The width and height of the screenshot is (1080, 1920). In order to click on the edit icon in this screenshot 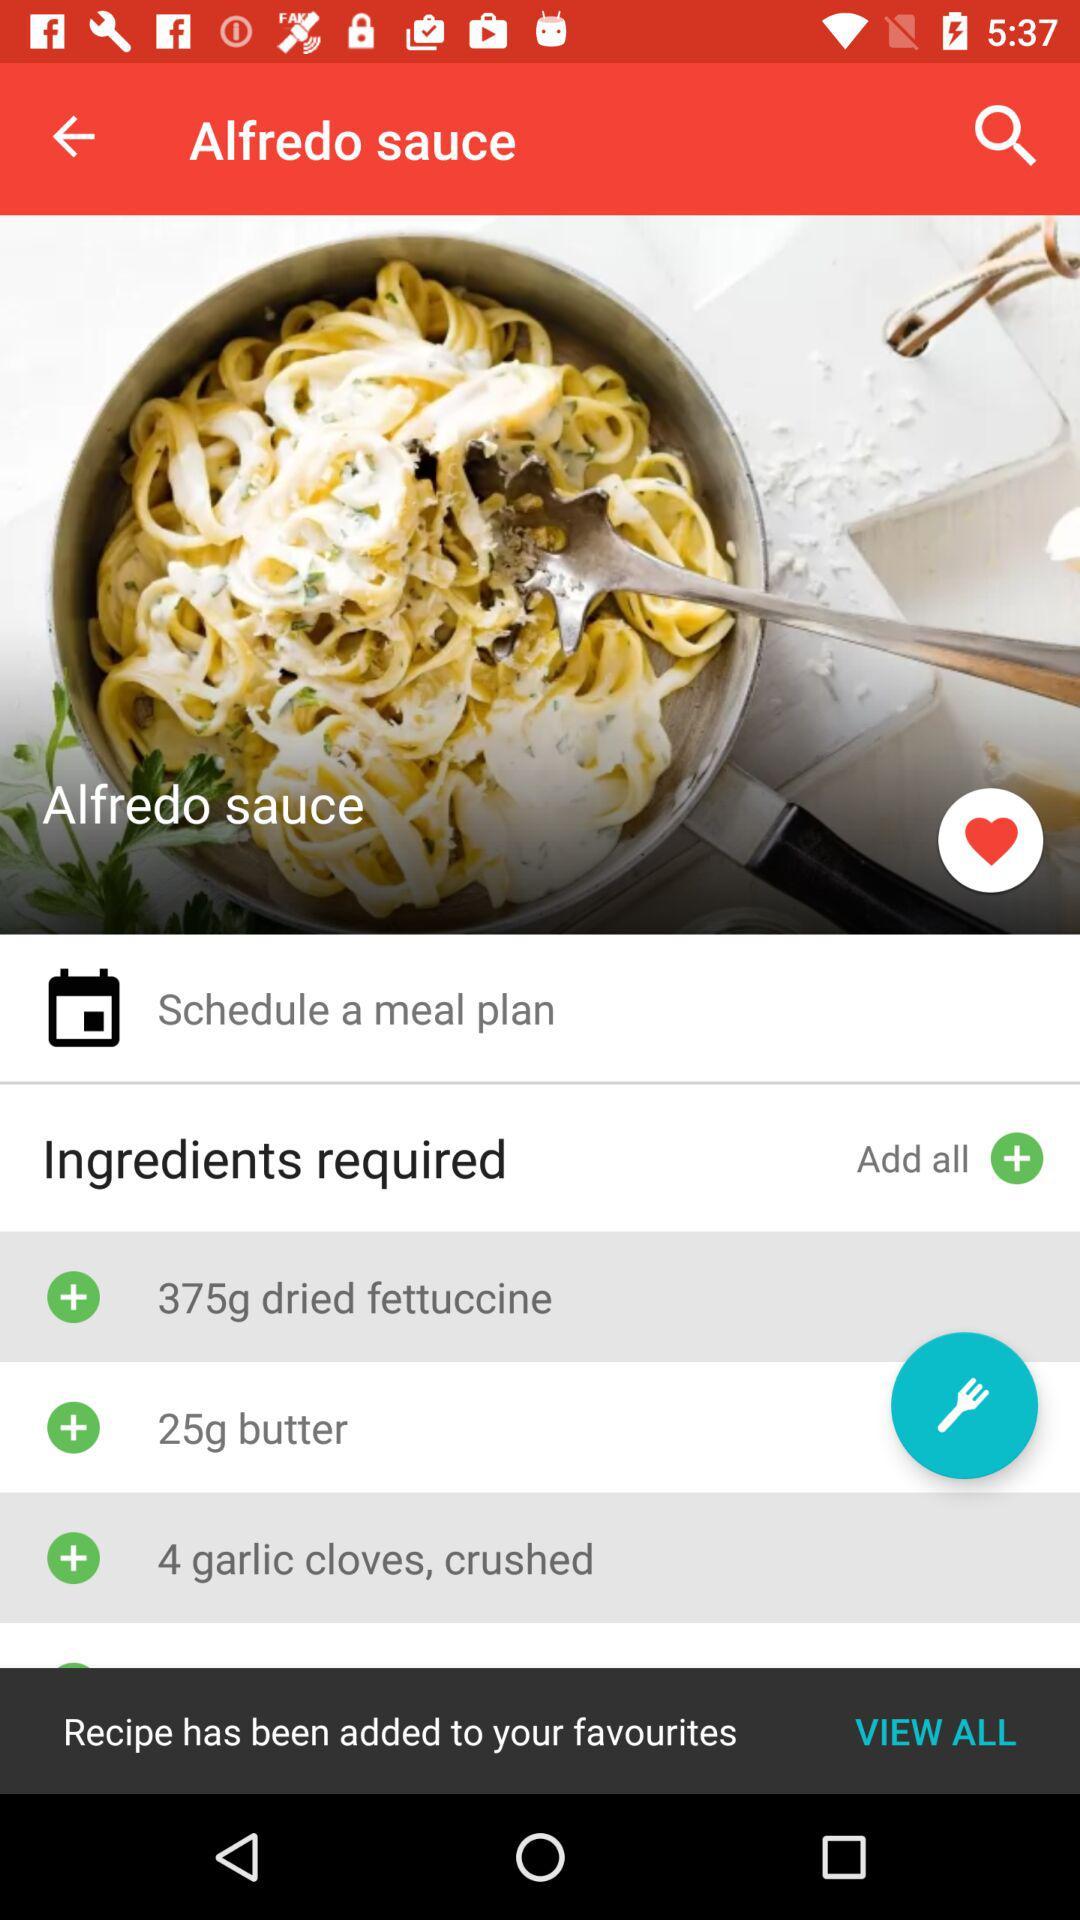, I will do `click(963, 1404)`.